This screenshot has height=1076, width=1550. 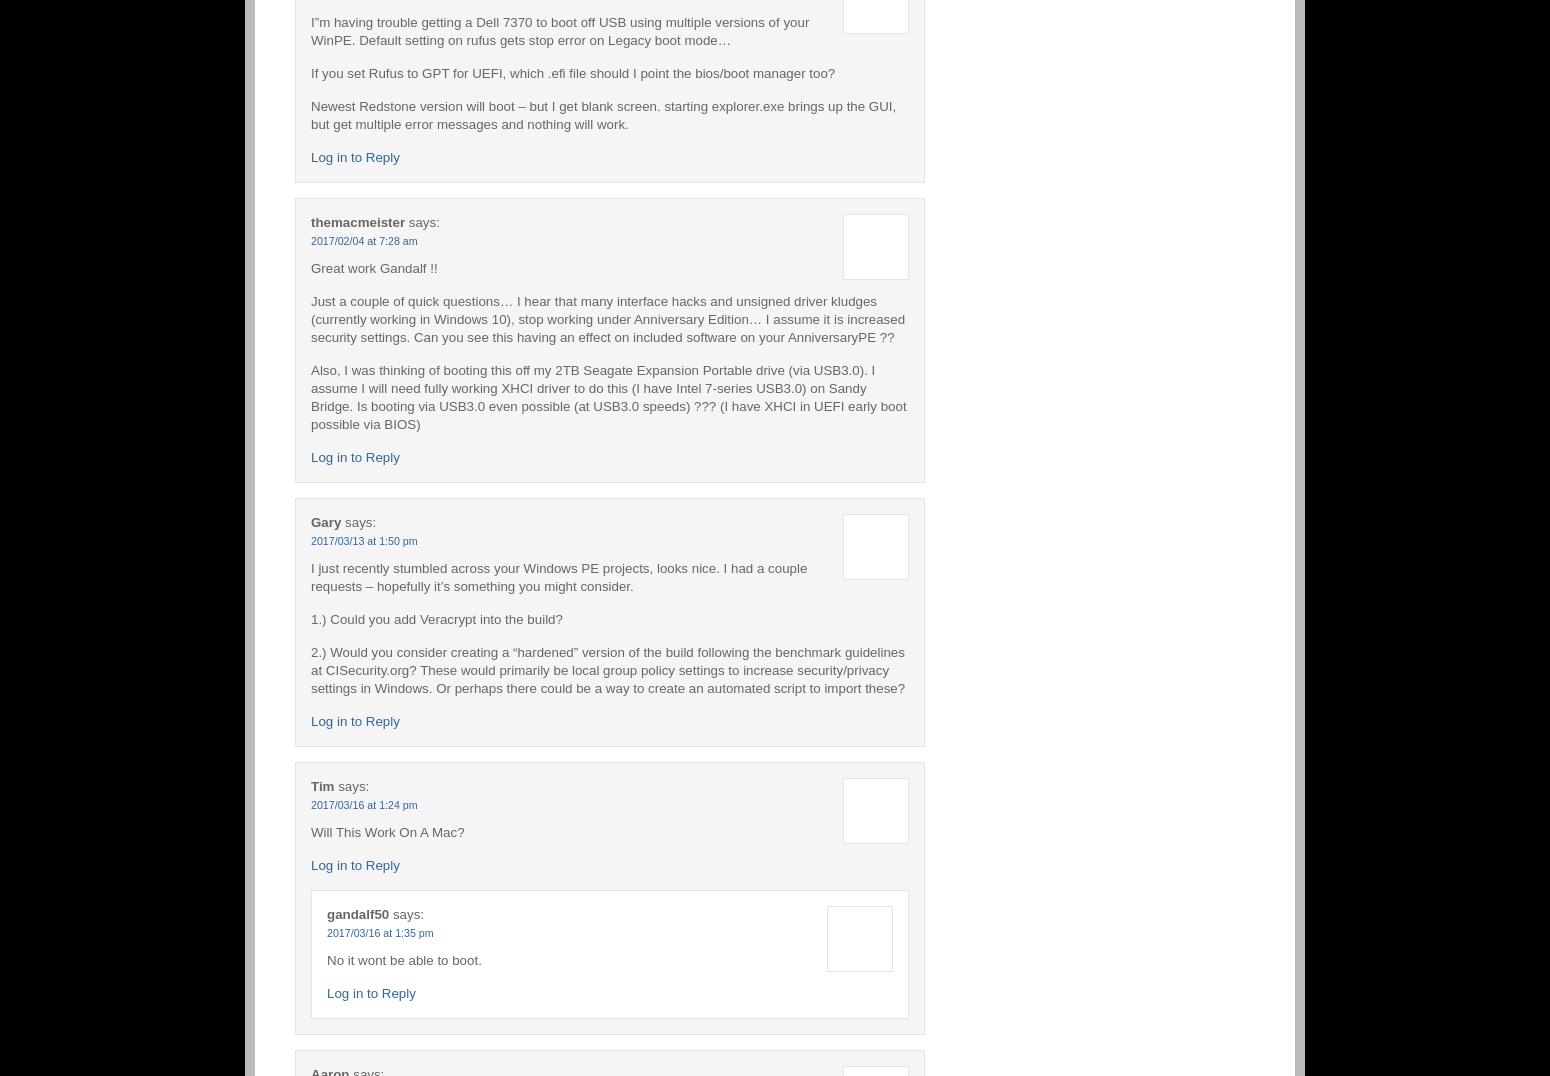 I want to click on 'I just recently stumbled across your Windows PE projects, looks nice.  I had a couple requests – hopefully it’s something you might consider.', so click(x=558, y=575).